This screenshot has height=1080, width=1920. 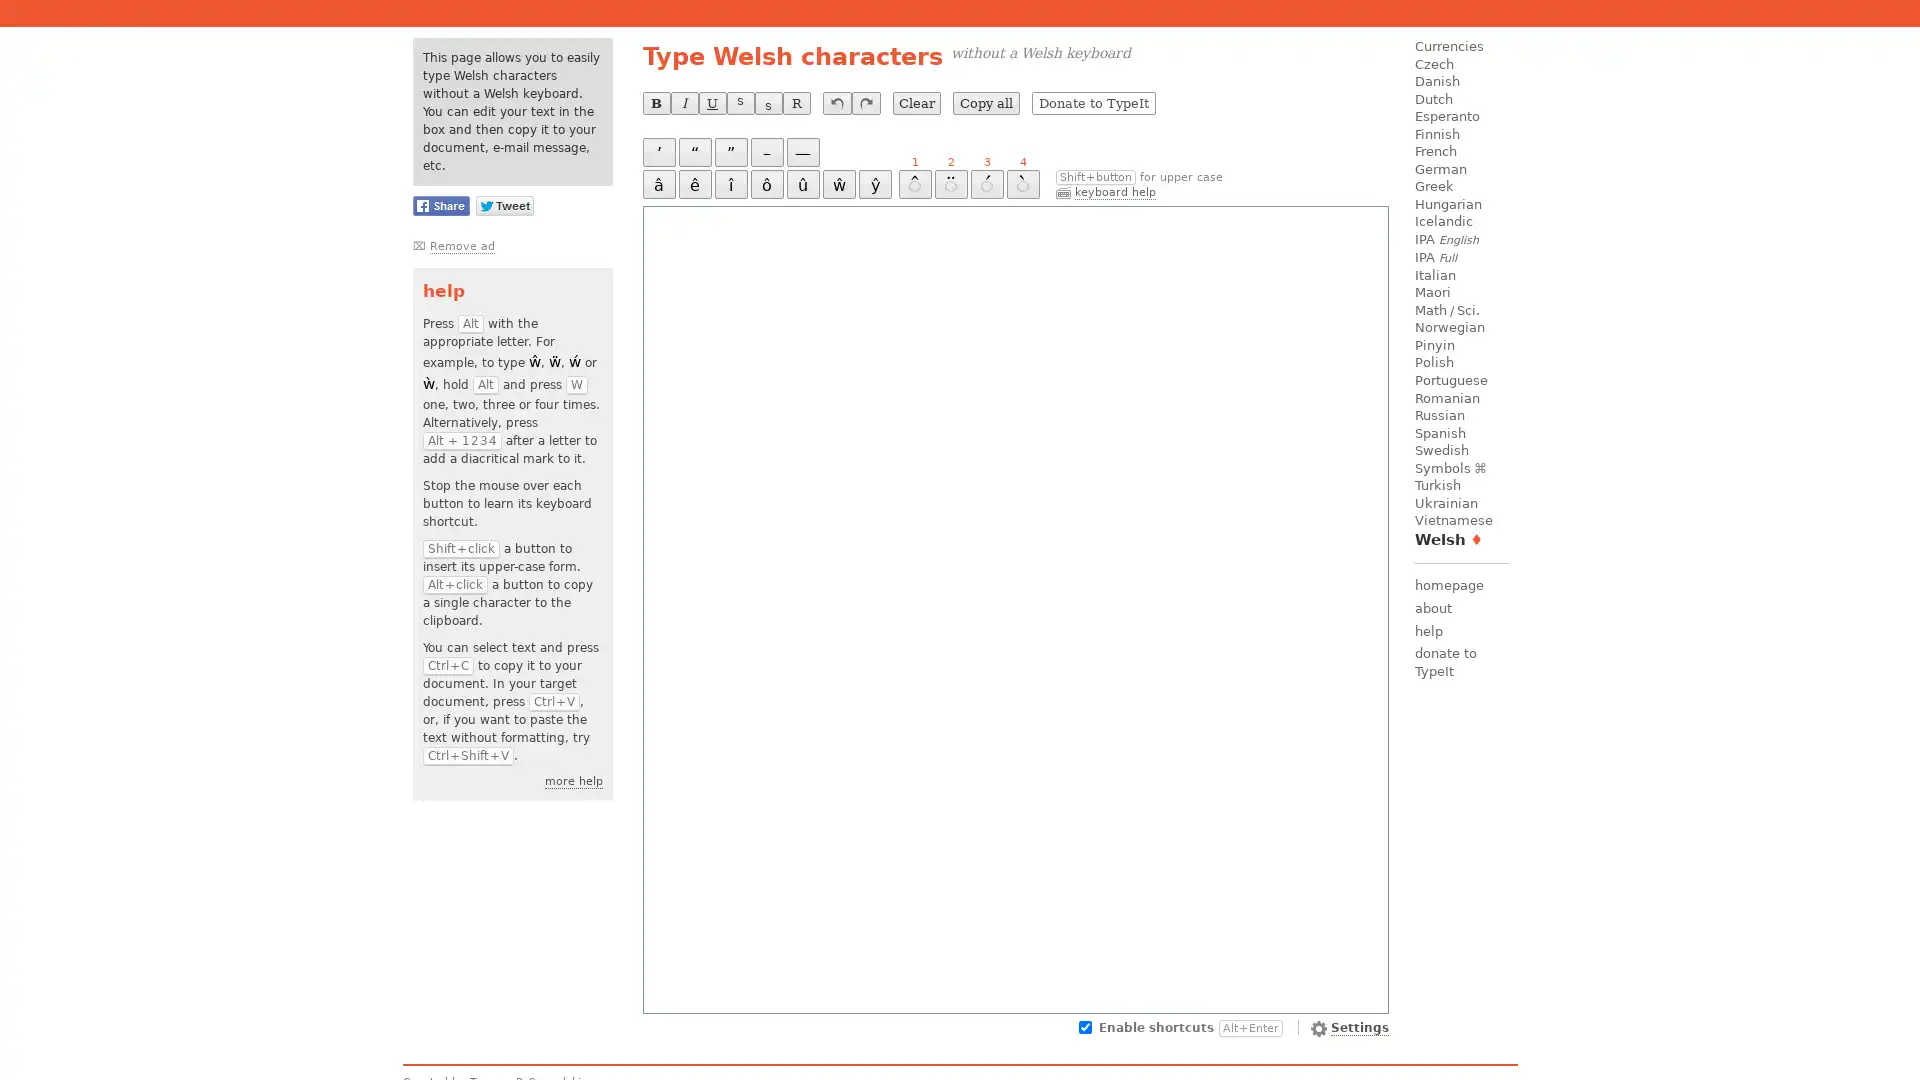 What do you see at coordinates (711, 103) in the screenshot?
I see `U` at bounding box center [711, 103].